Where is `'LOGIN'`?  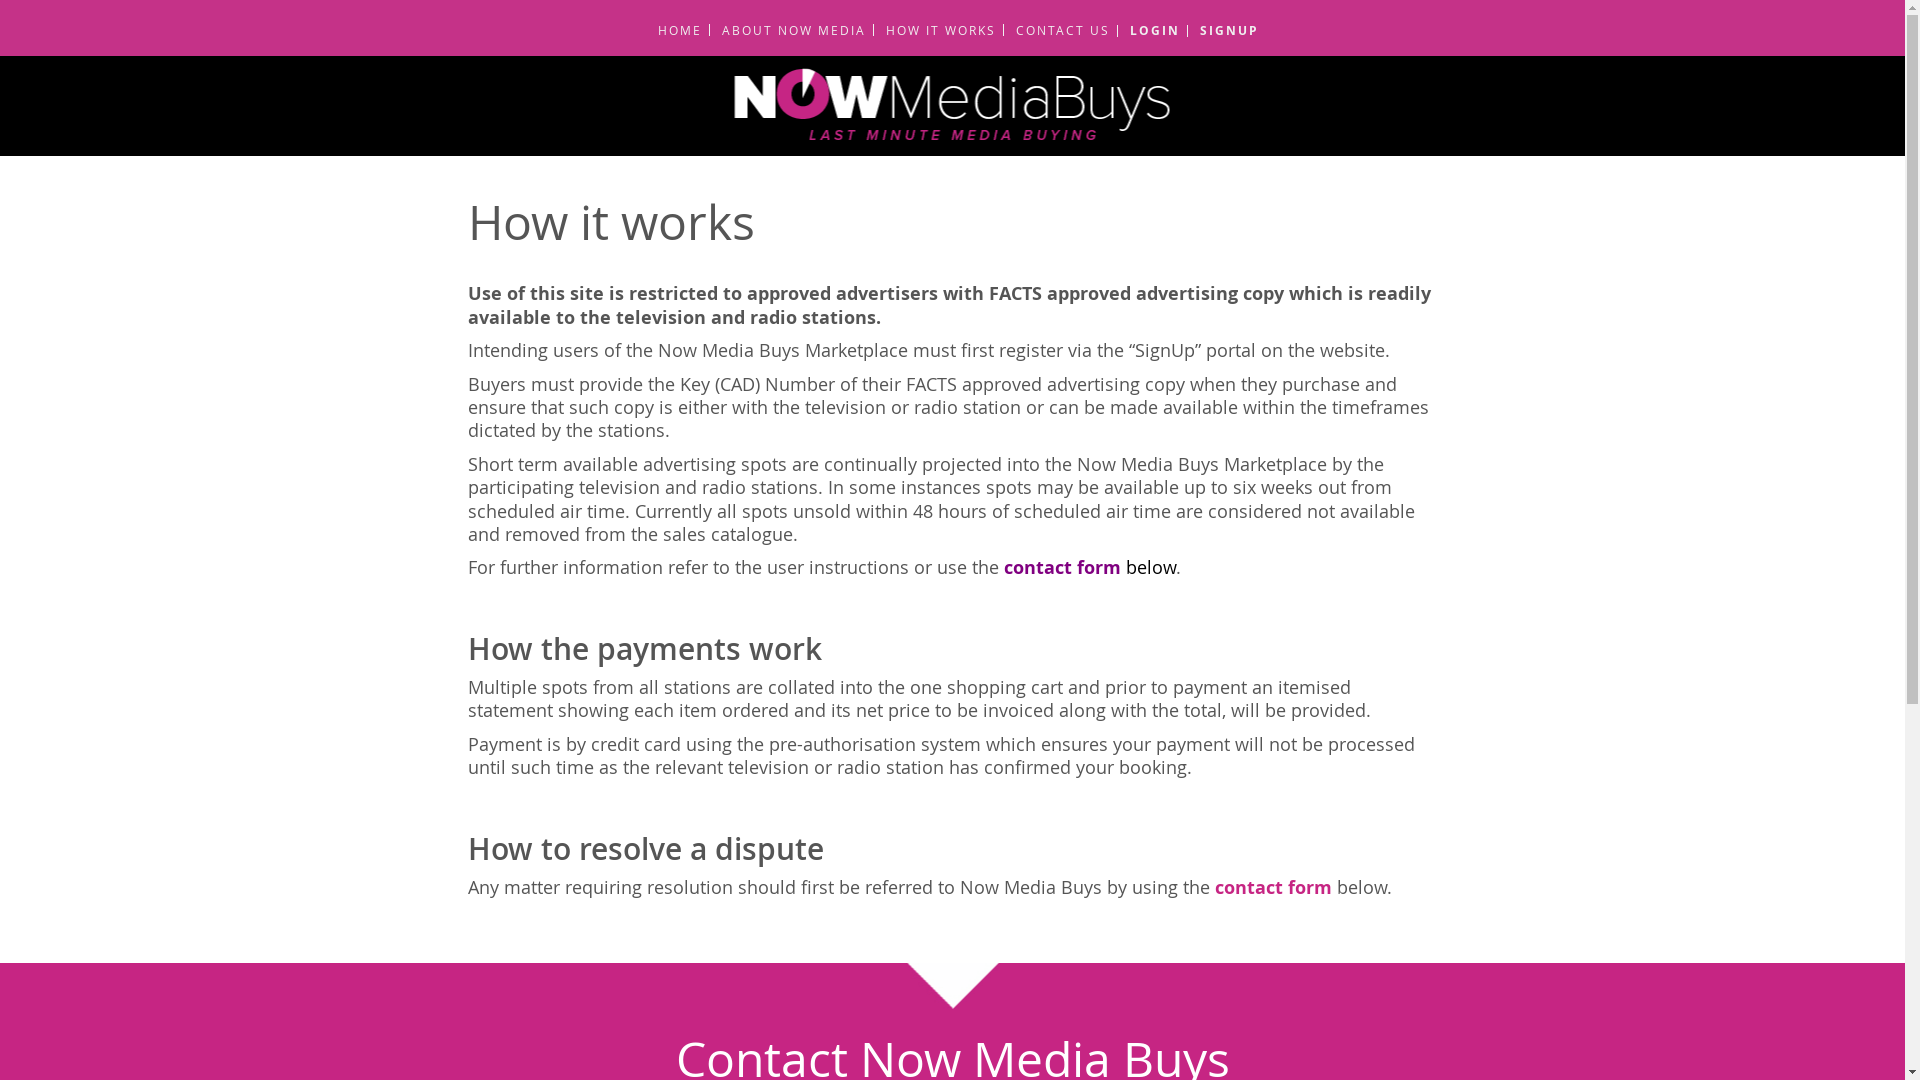
'LOGIN' is located at coordinates (1148, 30).